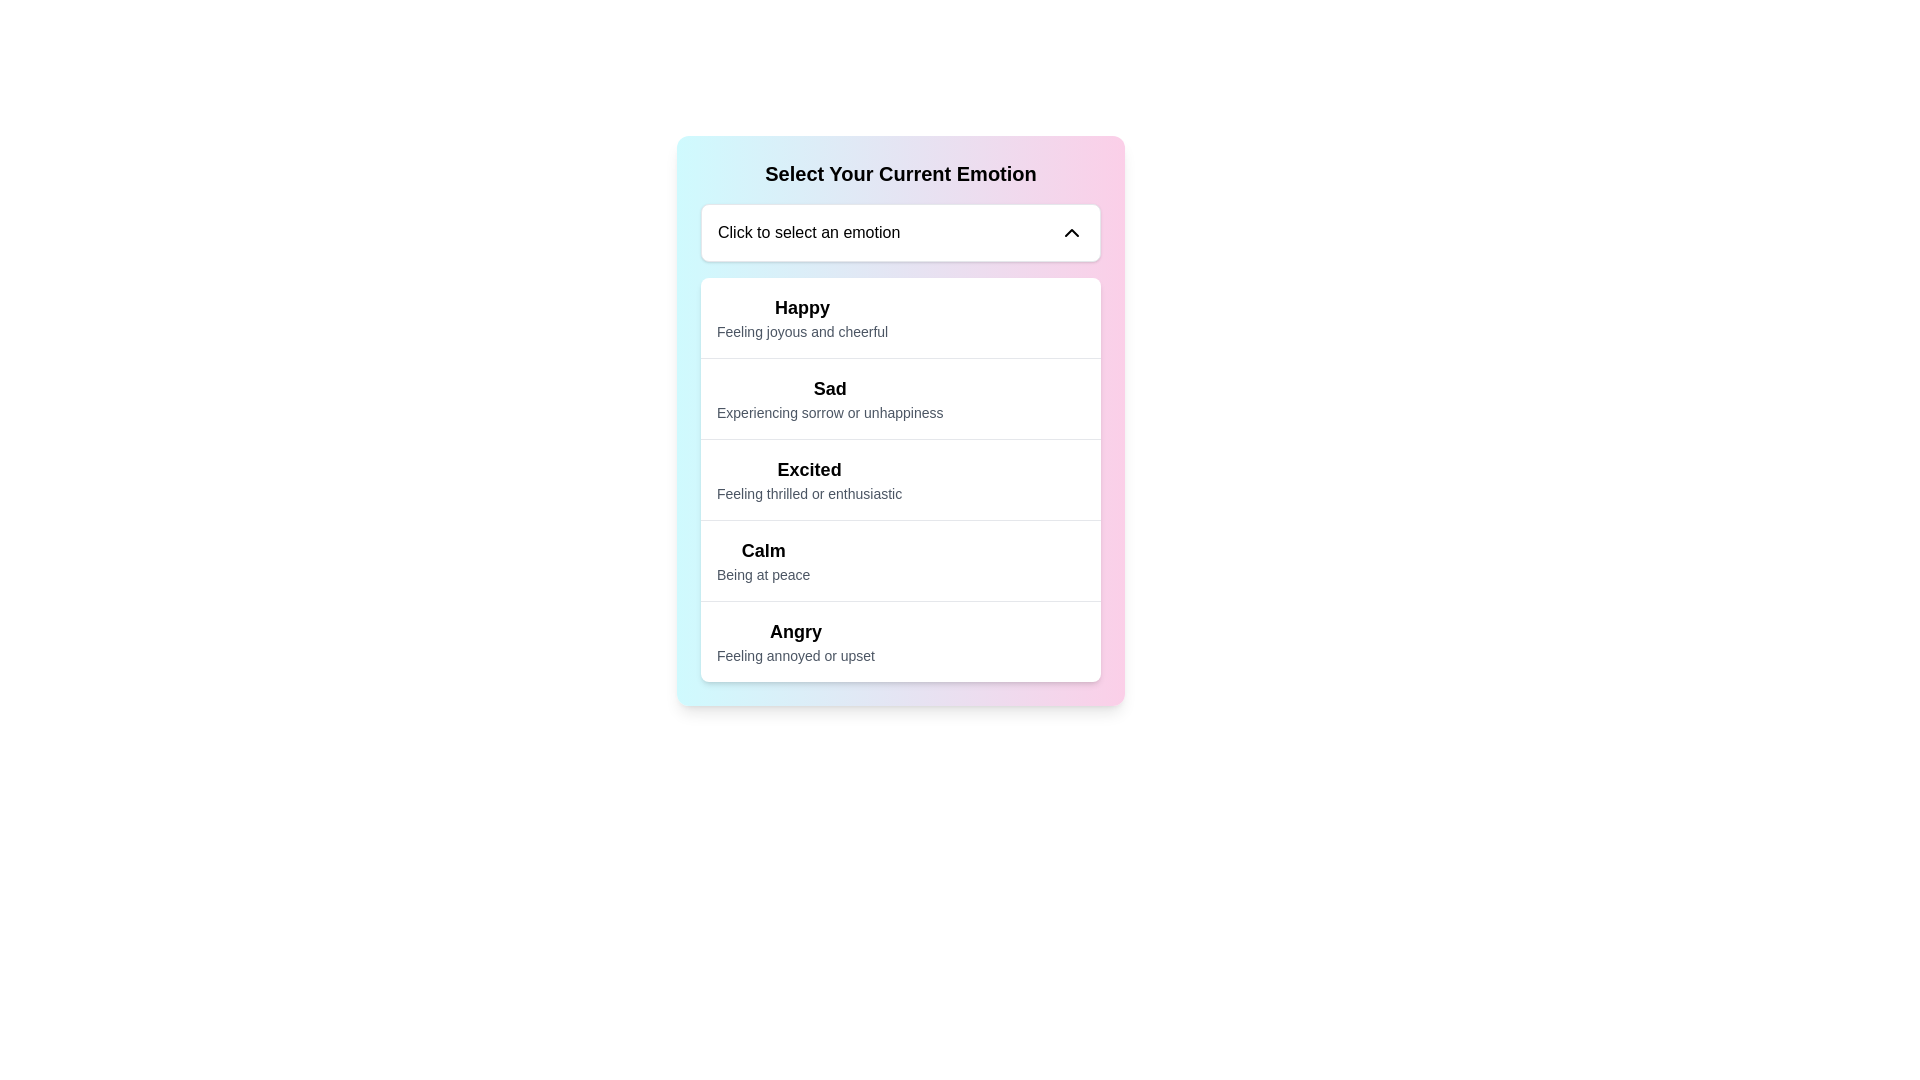 The width and height of the screenshot is (1920, 1080). What do you see at coordinates (900, 479) in the screenshot?
I see `the 'Excited' emotion list item, which is the third item in a vertically stacked list of emotions` at bounding box center [900, 479].